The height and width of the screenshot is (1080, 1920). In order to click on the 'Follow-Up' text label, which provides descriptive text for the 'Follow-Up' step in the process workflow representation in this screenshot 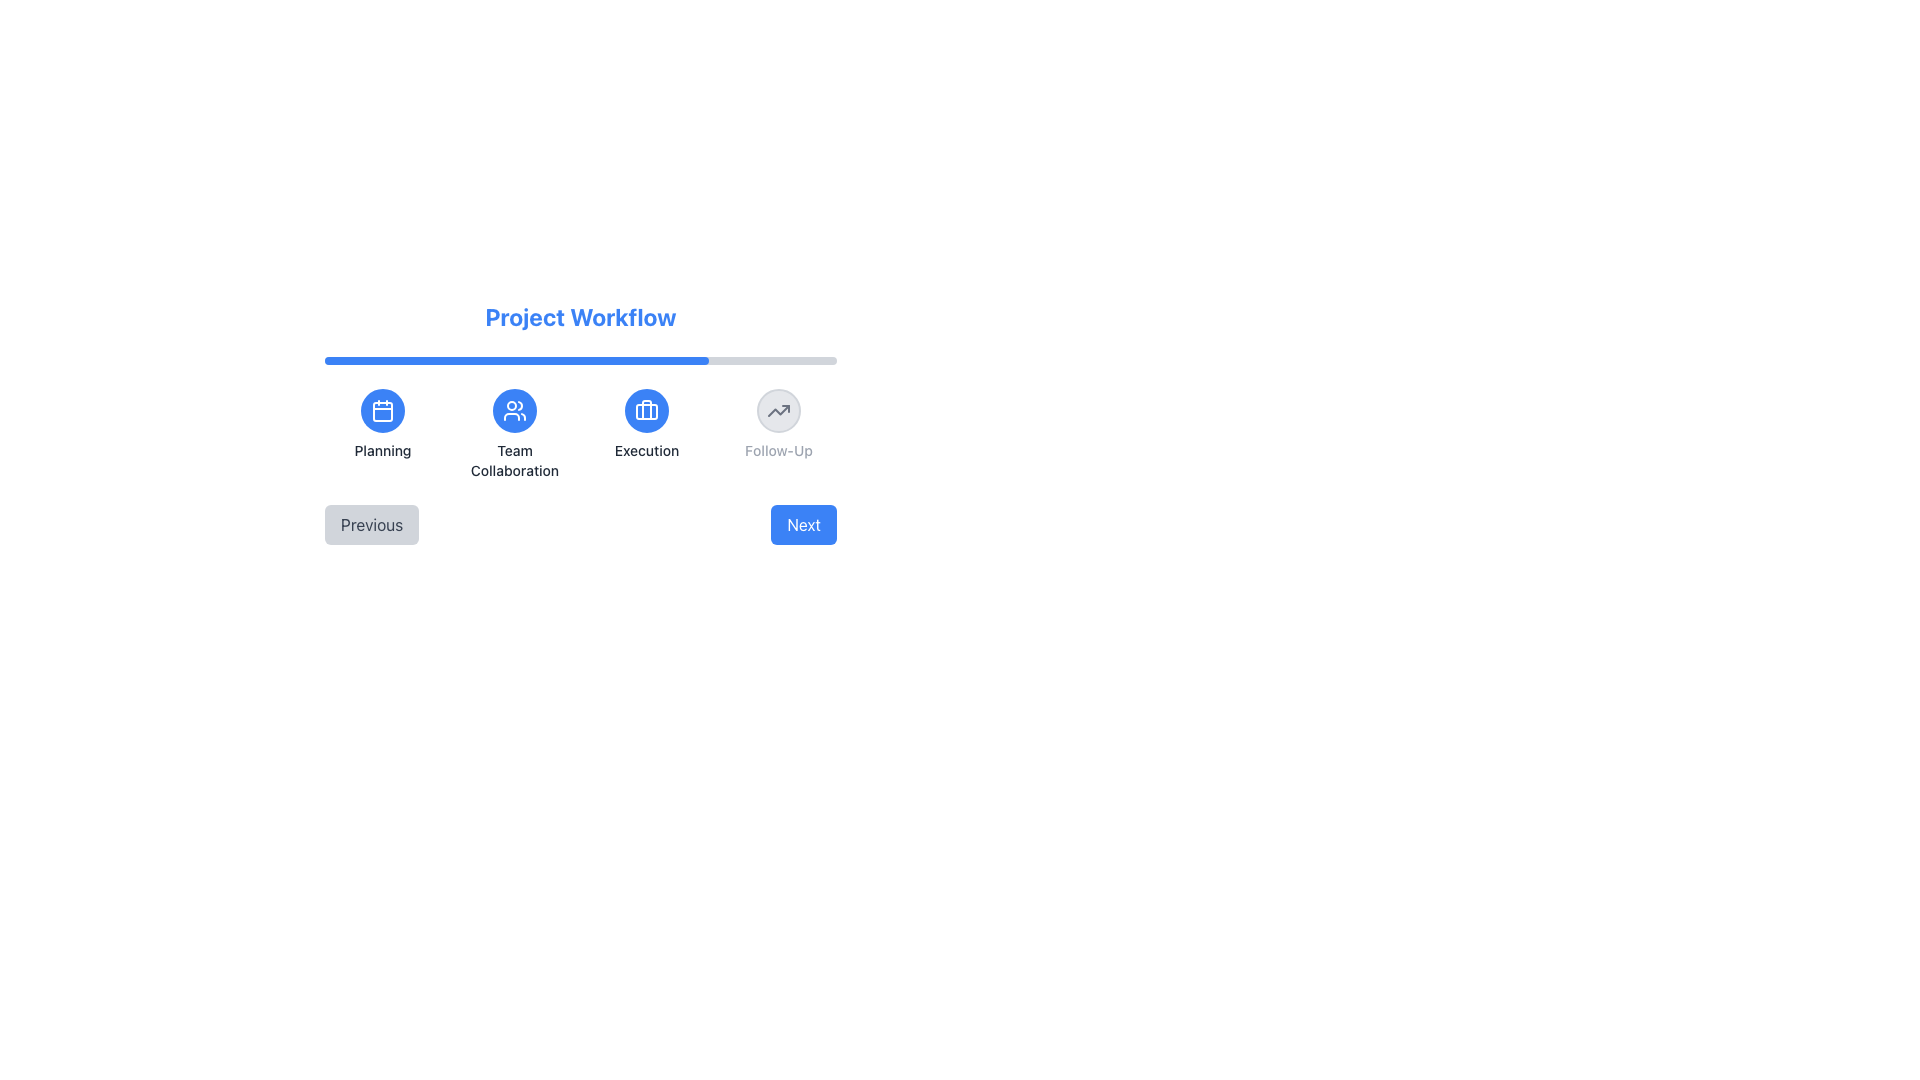, I will do `click(777, 451)`.